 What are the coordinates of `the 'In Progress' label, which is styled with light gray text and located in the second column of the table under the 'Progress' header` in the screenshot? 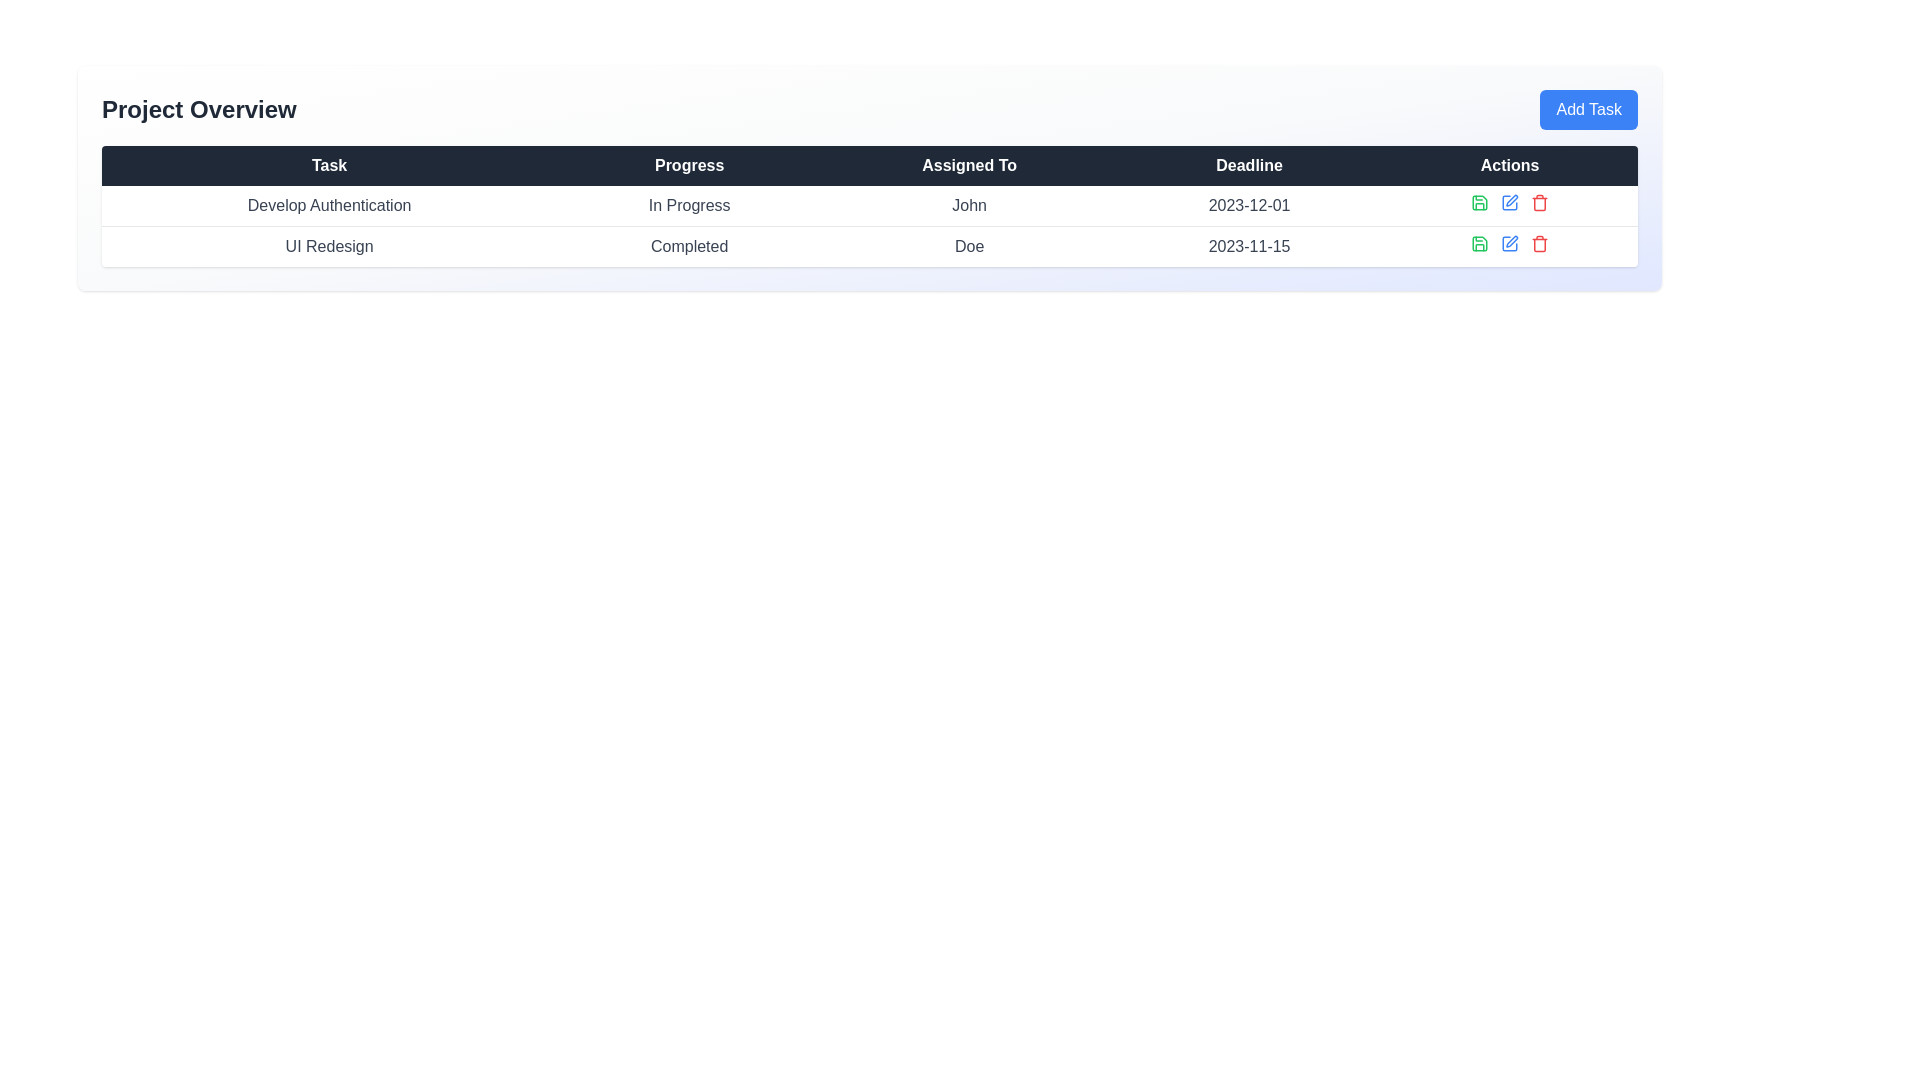 It's located at (689, 206).